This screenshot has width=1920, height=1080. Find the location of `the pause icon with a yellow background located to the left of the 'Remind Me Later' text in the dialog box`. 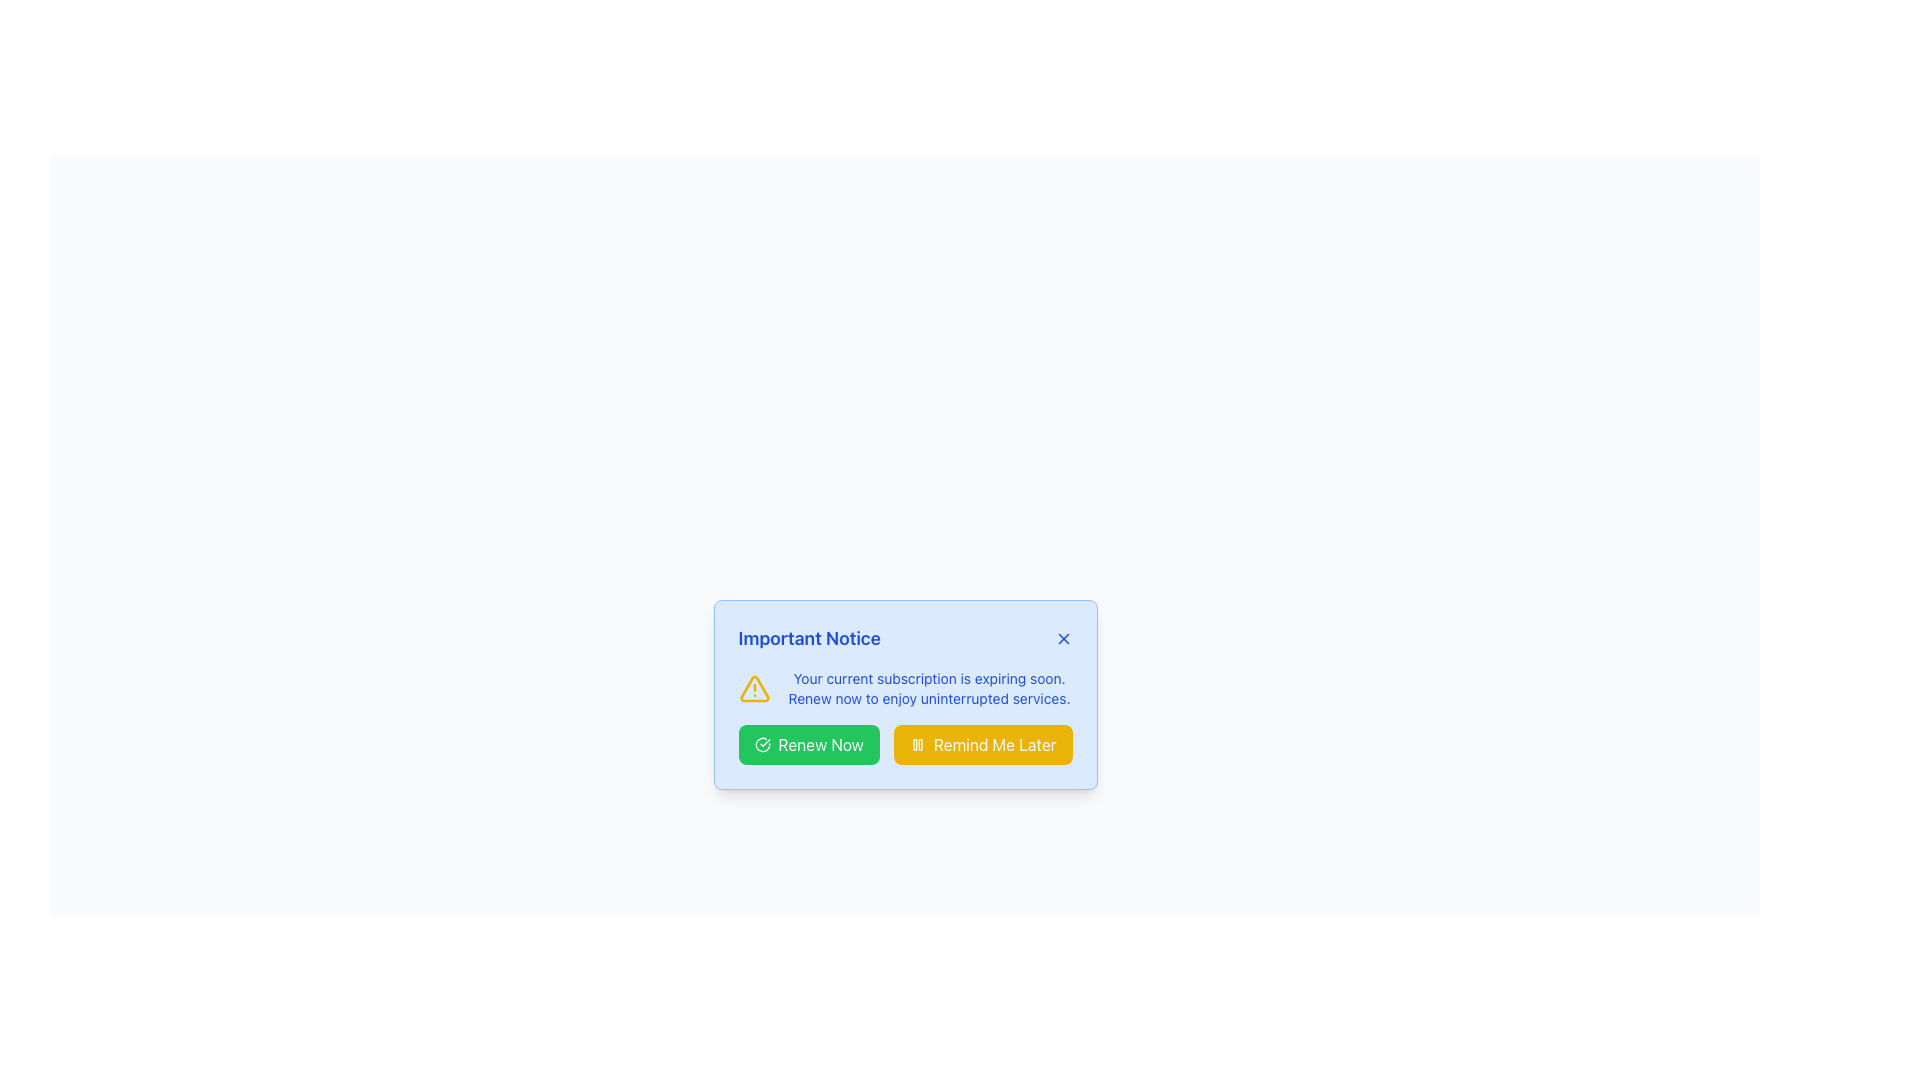

the pause icon with a yellow background located to the left of the 'Remind Me Later' text in the dialog box is located at coordinates (916, 744).